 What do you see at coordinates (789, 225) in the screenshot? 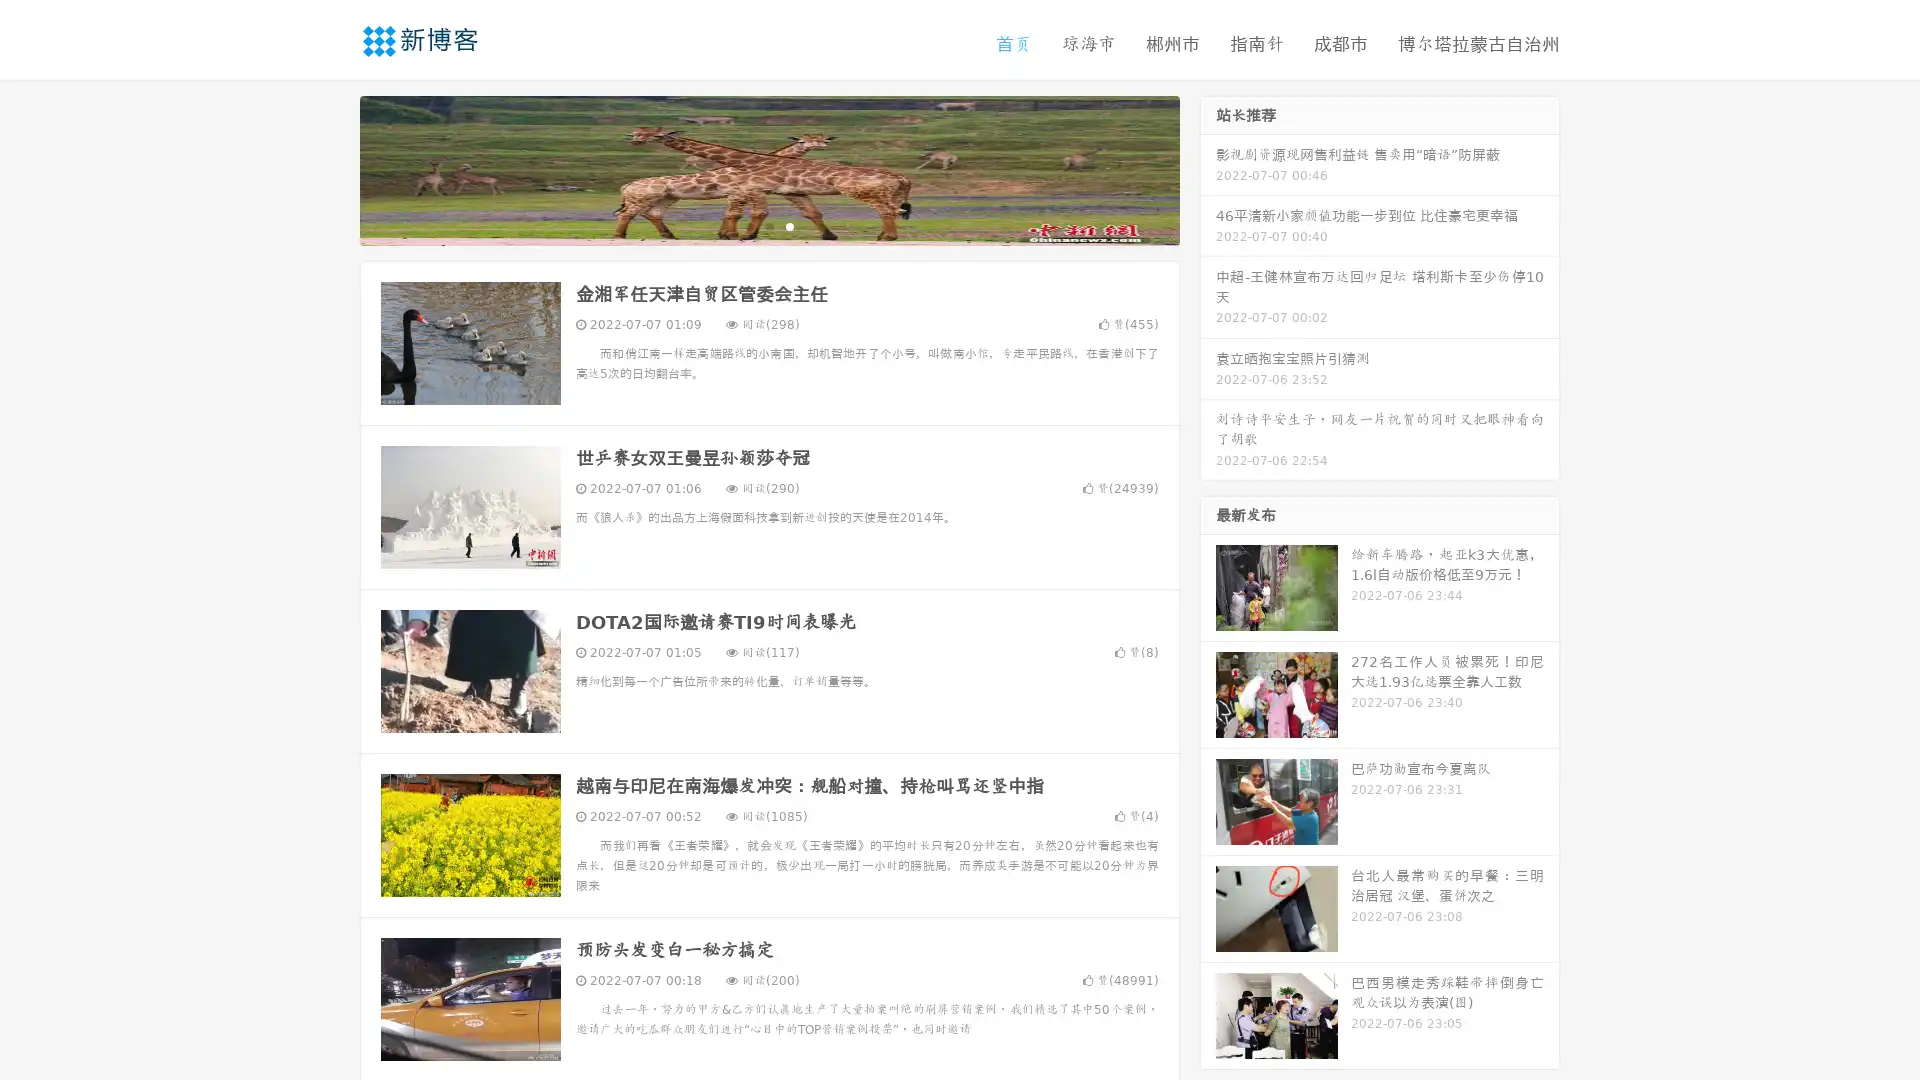
I see `Go to slide 3` at bounding box center [789, 225].